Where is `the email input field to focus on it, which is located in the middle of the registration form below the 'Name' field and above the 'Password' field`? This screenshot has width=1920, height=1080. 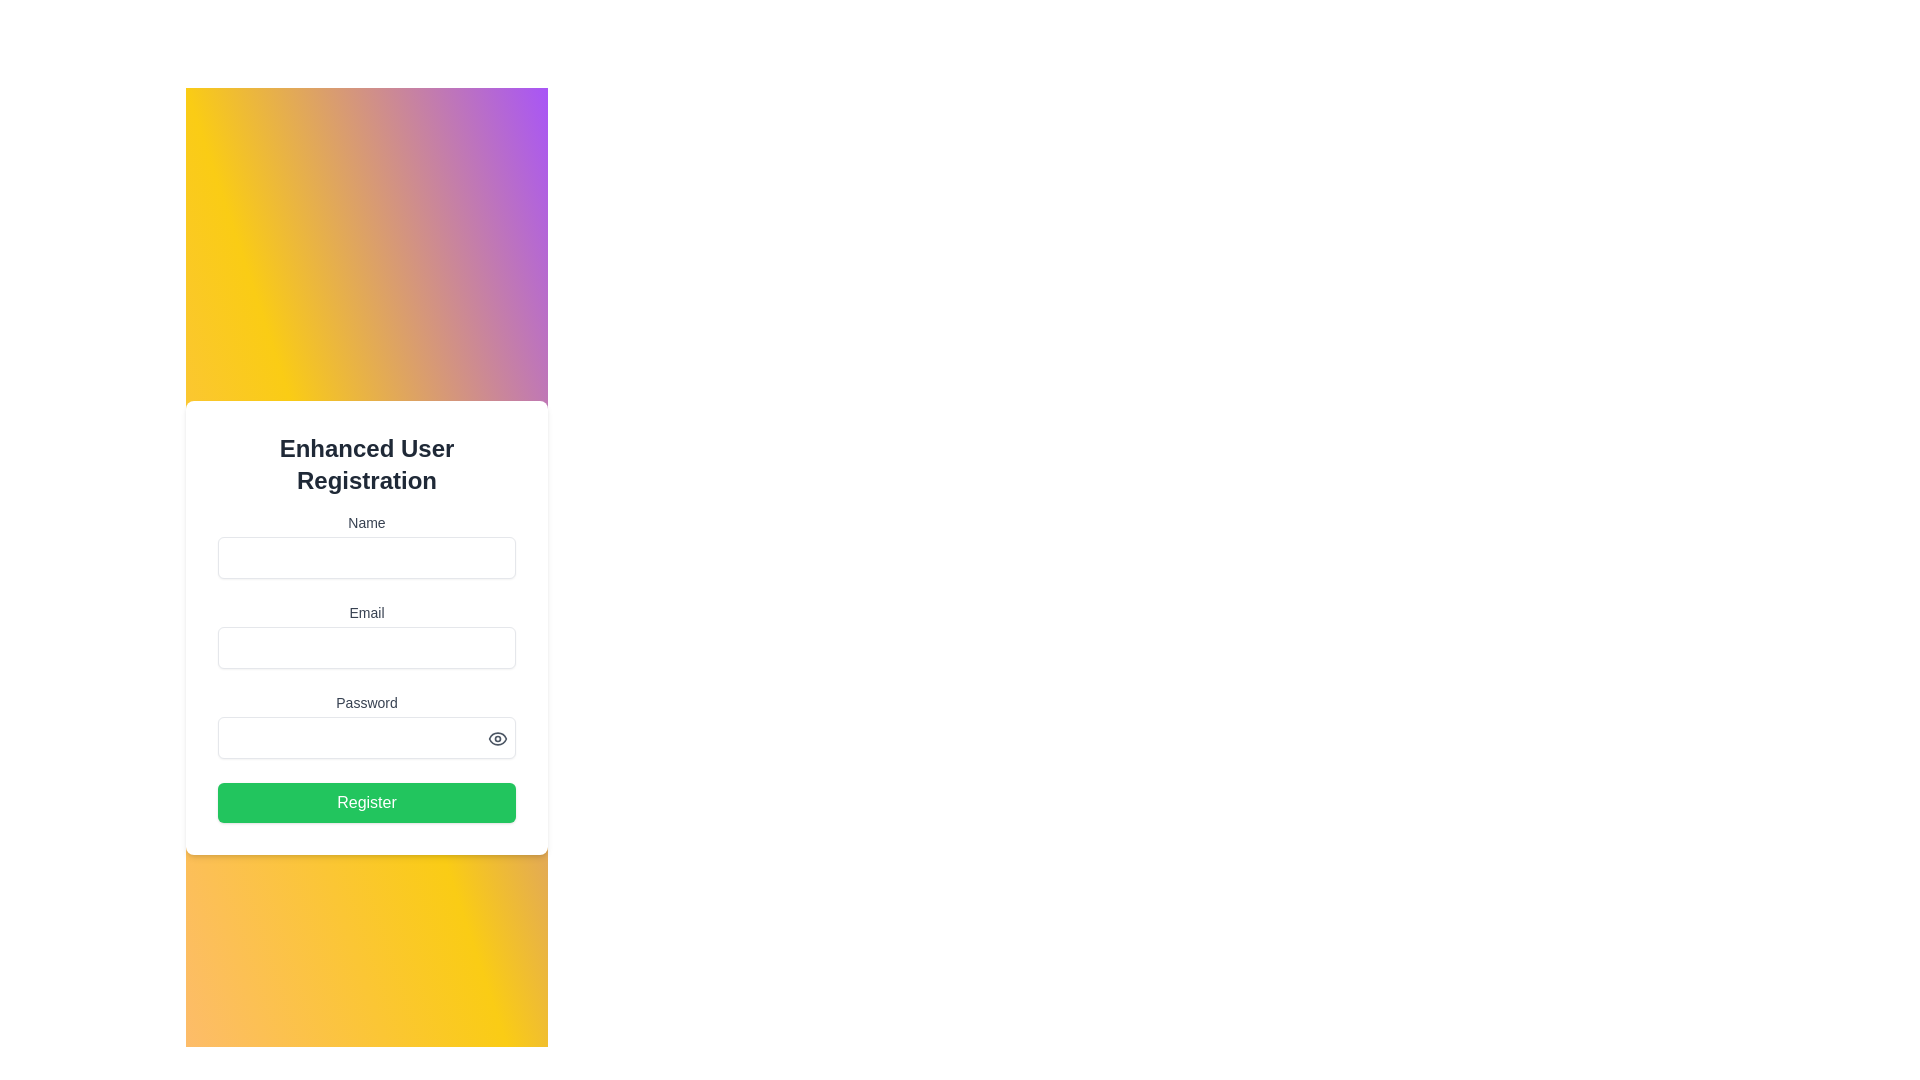 the email input field to focus on it, which is located in the middle of the registration form below the 'Name' field and above the 'Password' field is located at coordinates (366, 636).